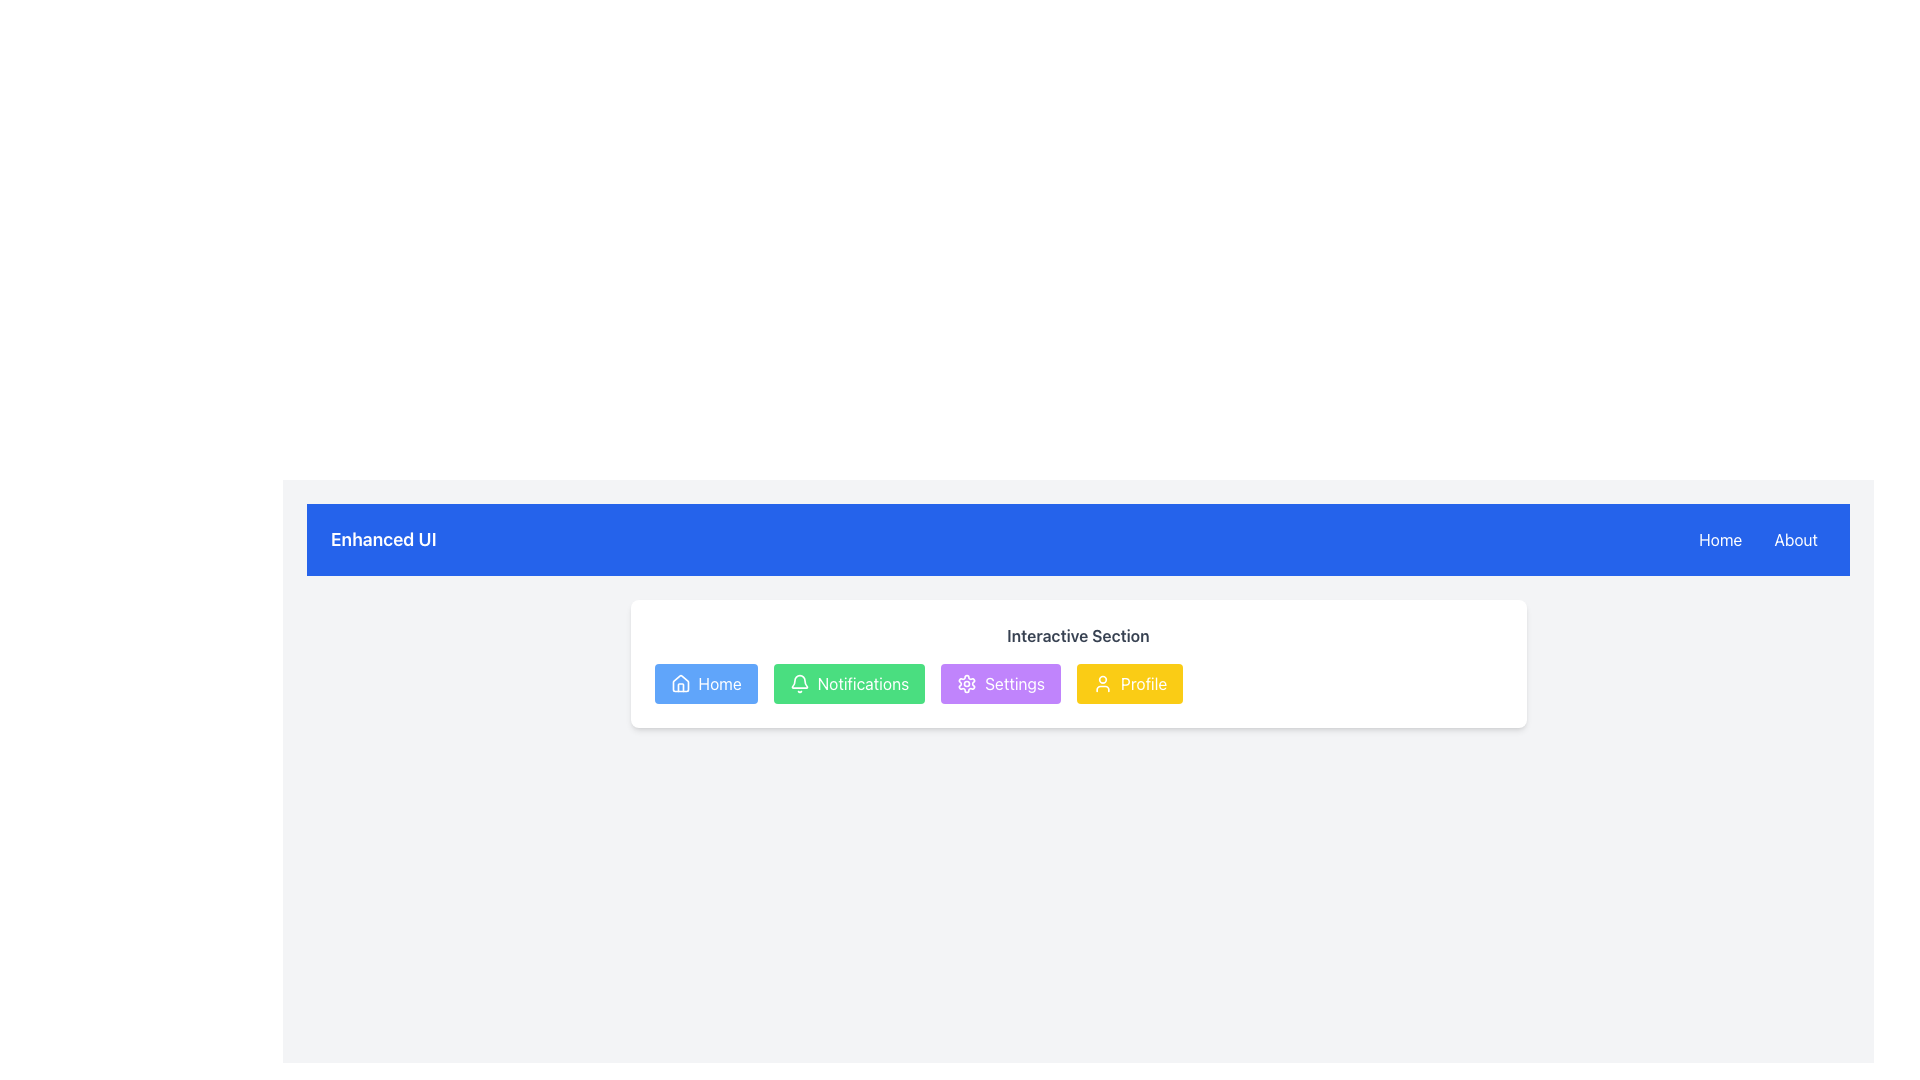 This screenshot has width=1920, height=1080. Describe the element at coordinates (1130, 682) in the screenshot. I see `the fourth button in the navigation group, which directs the user to their profile page` at that location.